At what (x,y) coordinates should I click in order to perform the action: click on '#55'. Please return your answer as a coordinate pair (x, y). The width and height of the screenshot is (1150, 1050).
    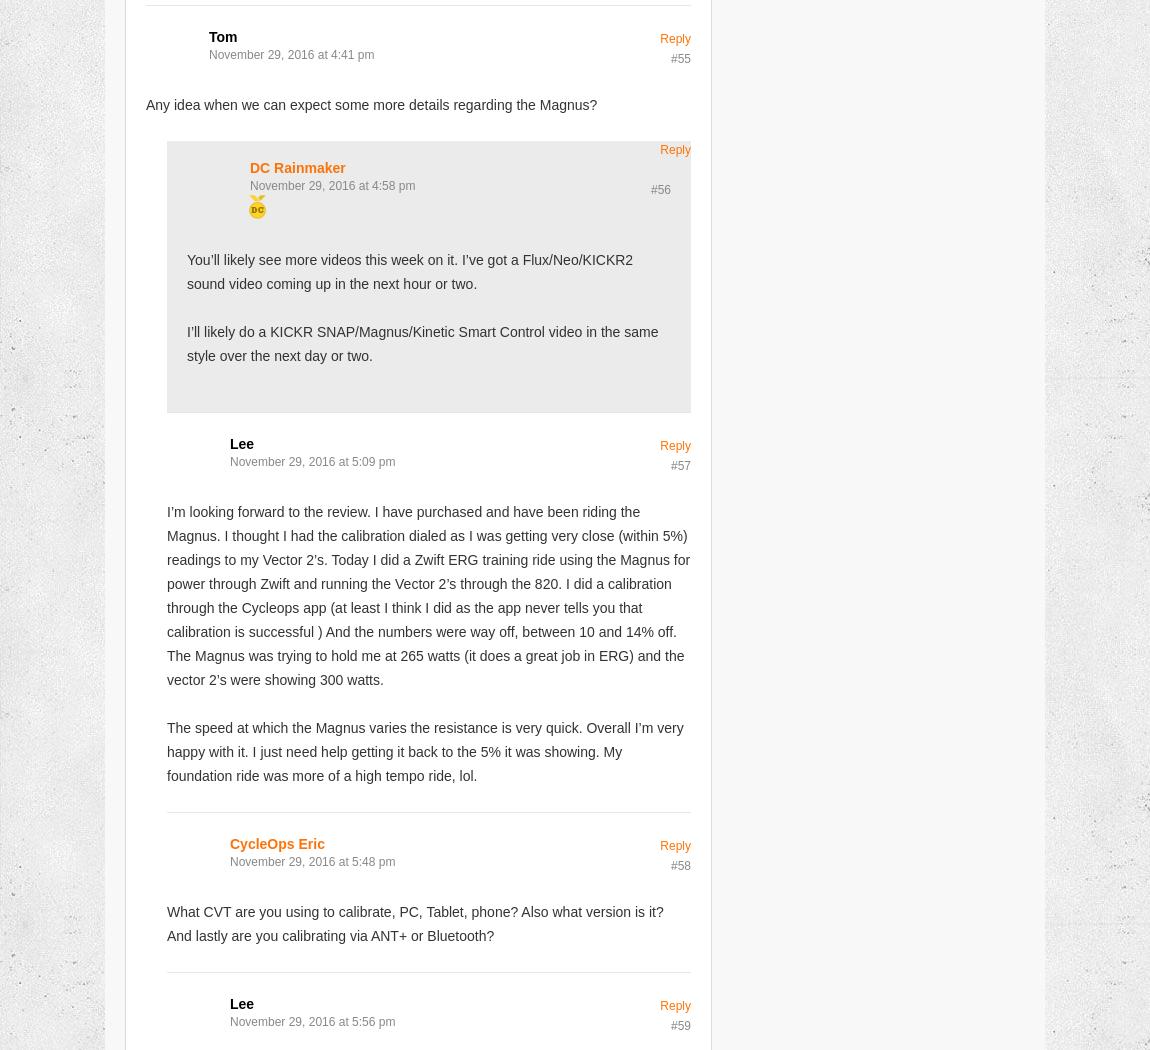
    Looking at the image, I should click on (679, 56).